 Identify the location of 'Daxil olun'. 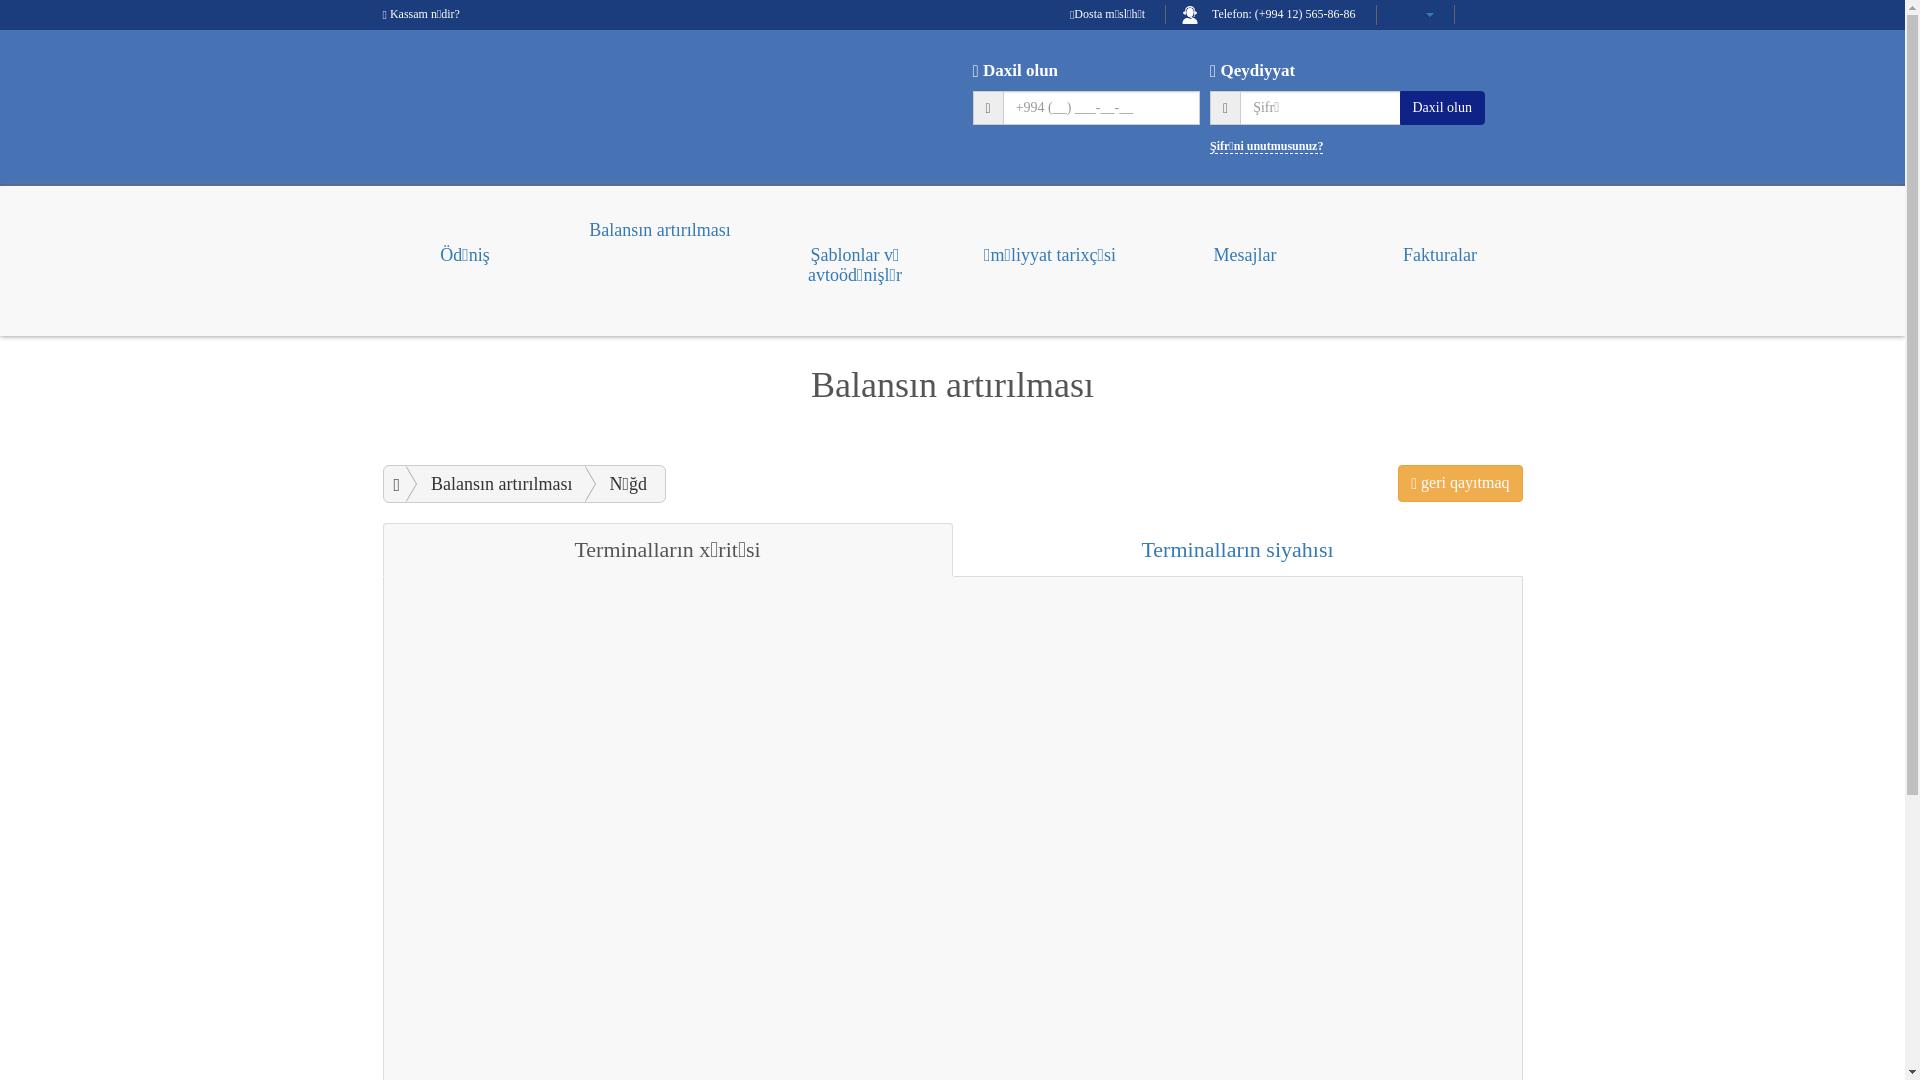
(1443, 107).